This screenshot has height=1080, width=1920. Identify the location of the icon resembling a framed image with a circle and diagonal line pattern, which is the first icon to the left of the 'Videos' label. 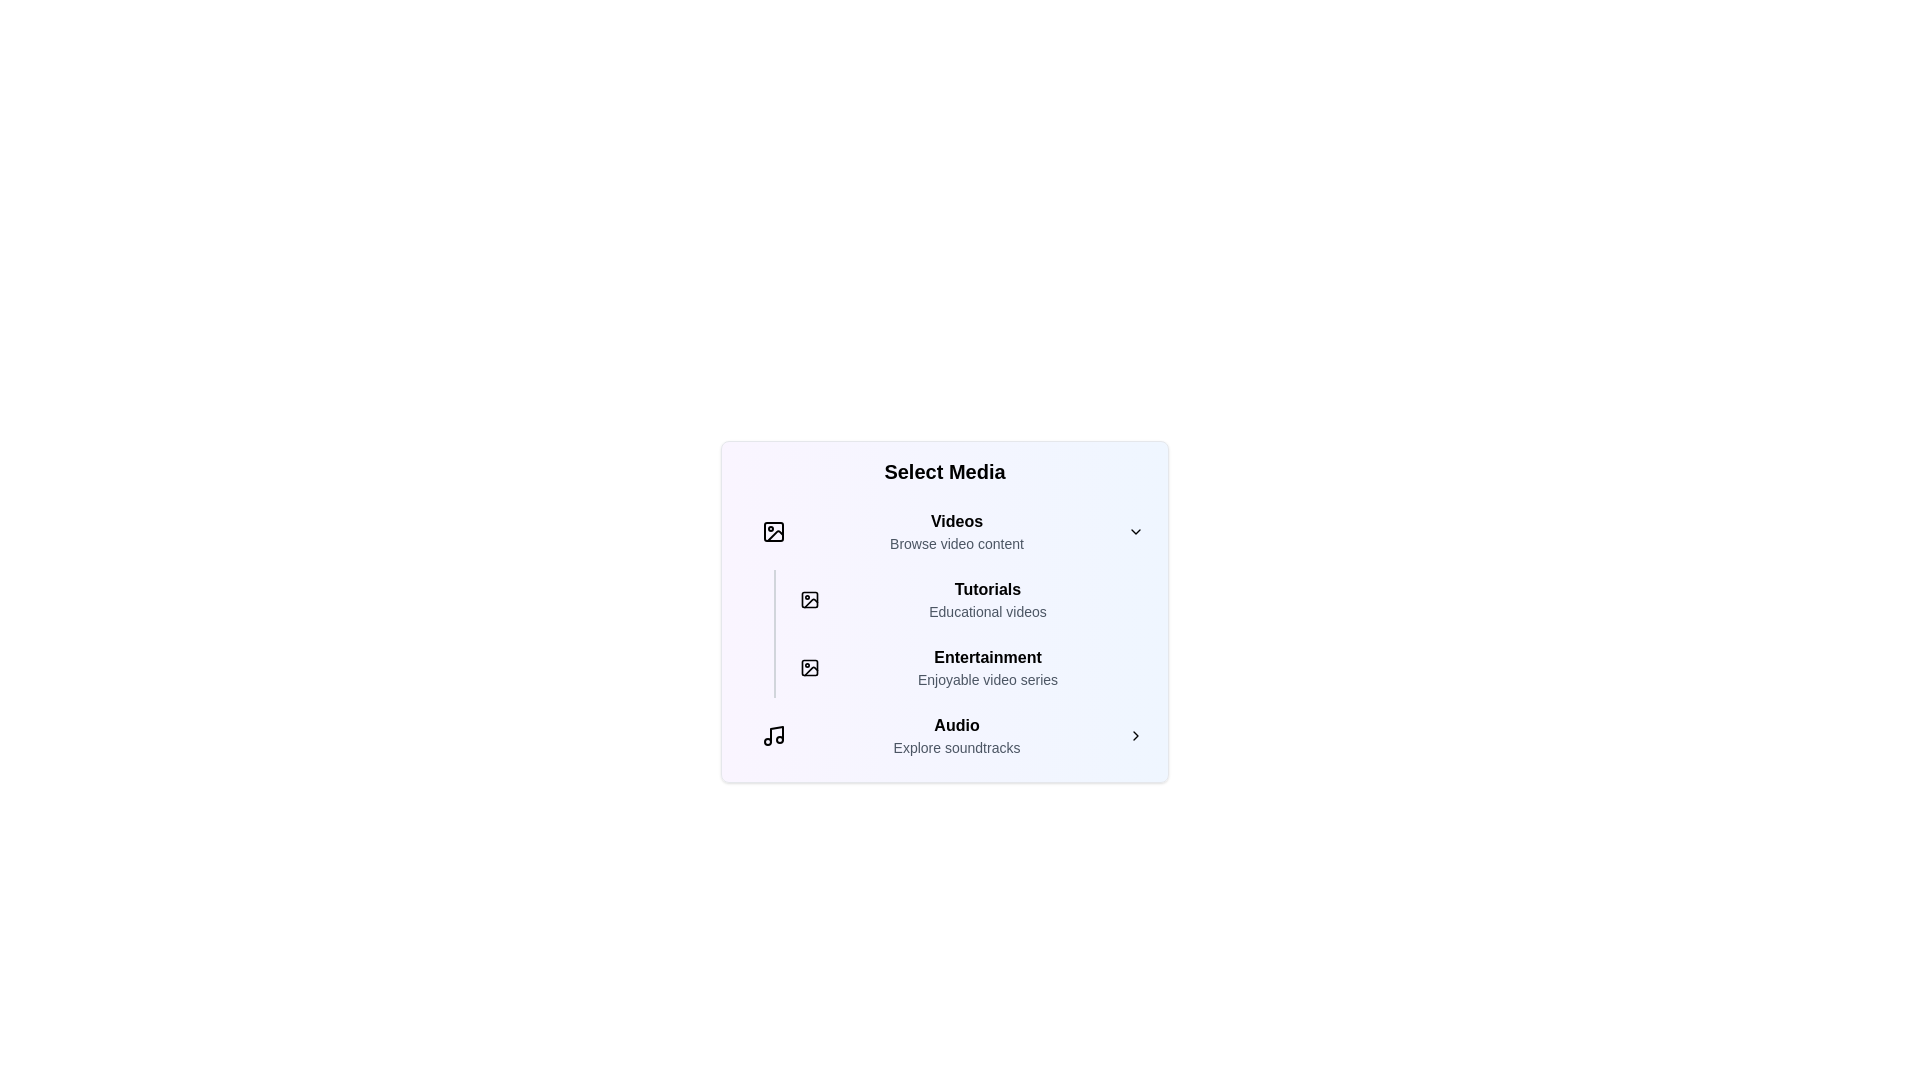
(772, 531).